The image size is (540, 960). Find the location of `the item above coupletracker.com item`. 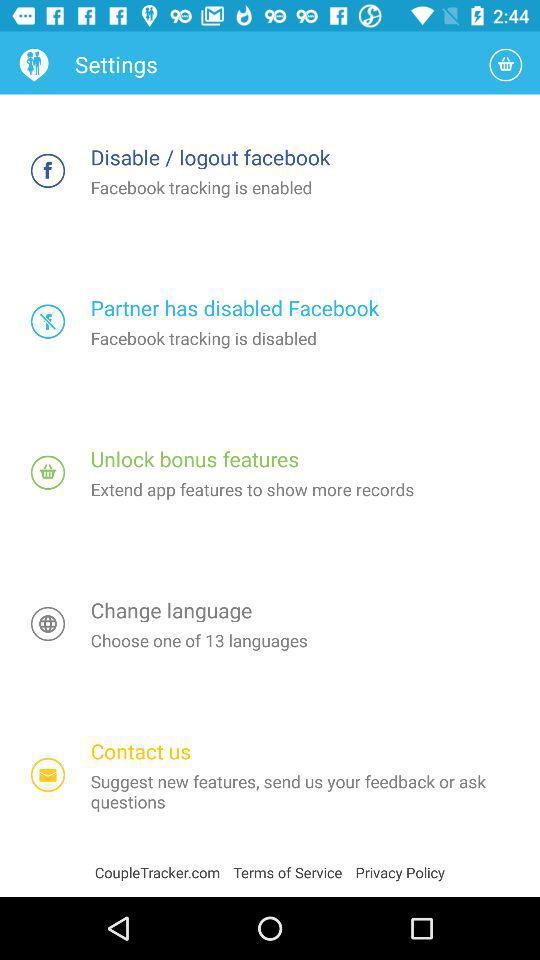

the item above coupletracker.com item is located at coordinates (48, 774).